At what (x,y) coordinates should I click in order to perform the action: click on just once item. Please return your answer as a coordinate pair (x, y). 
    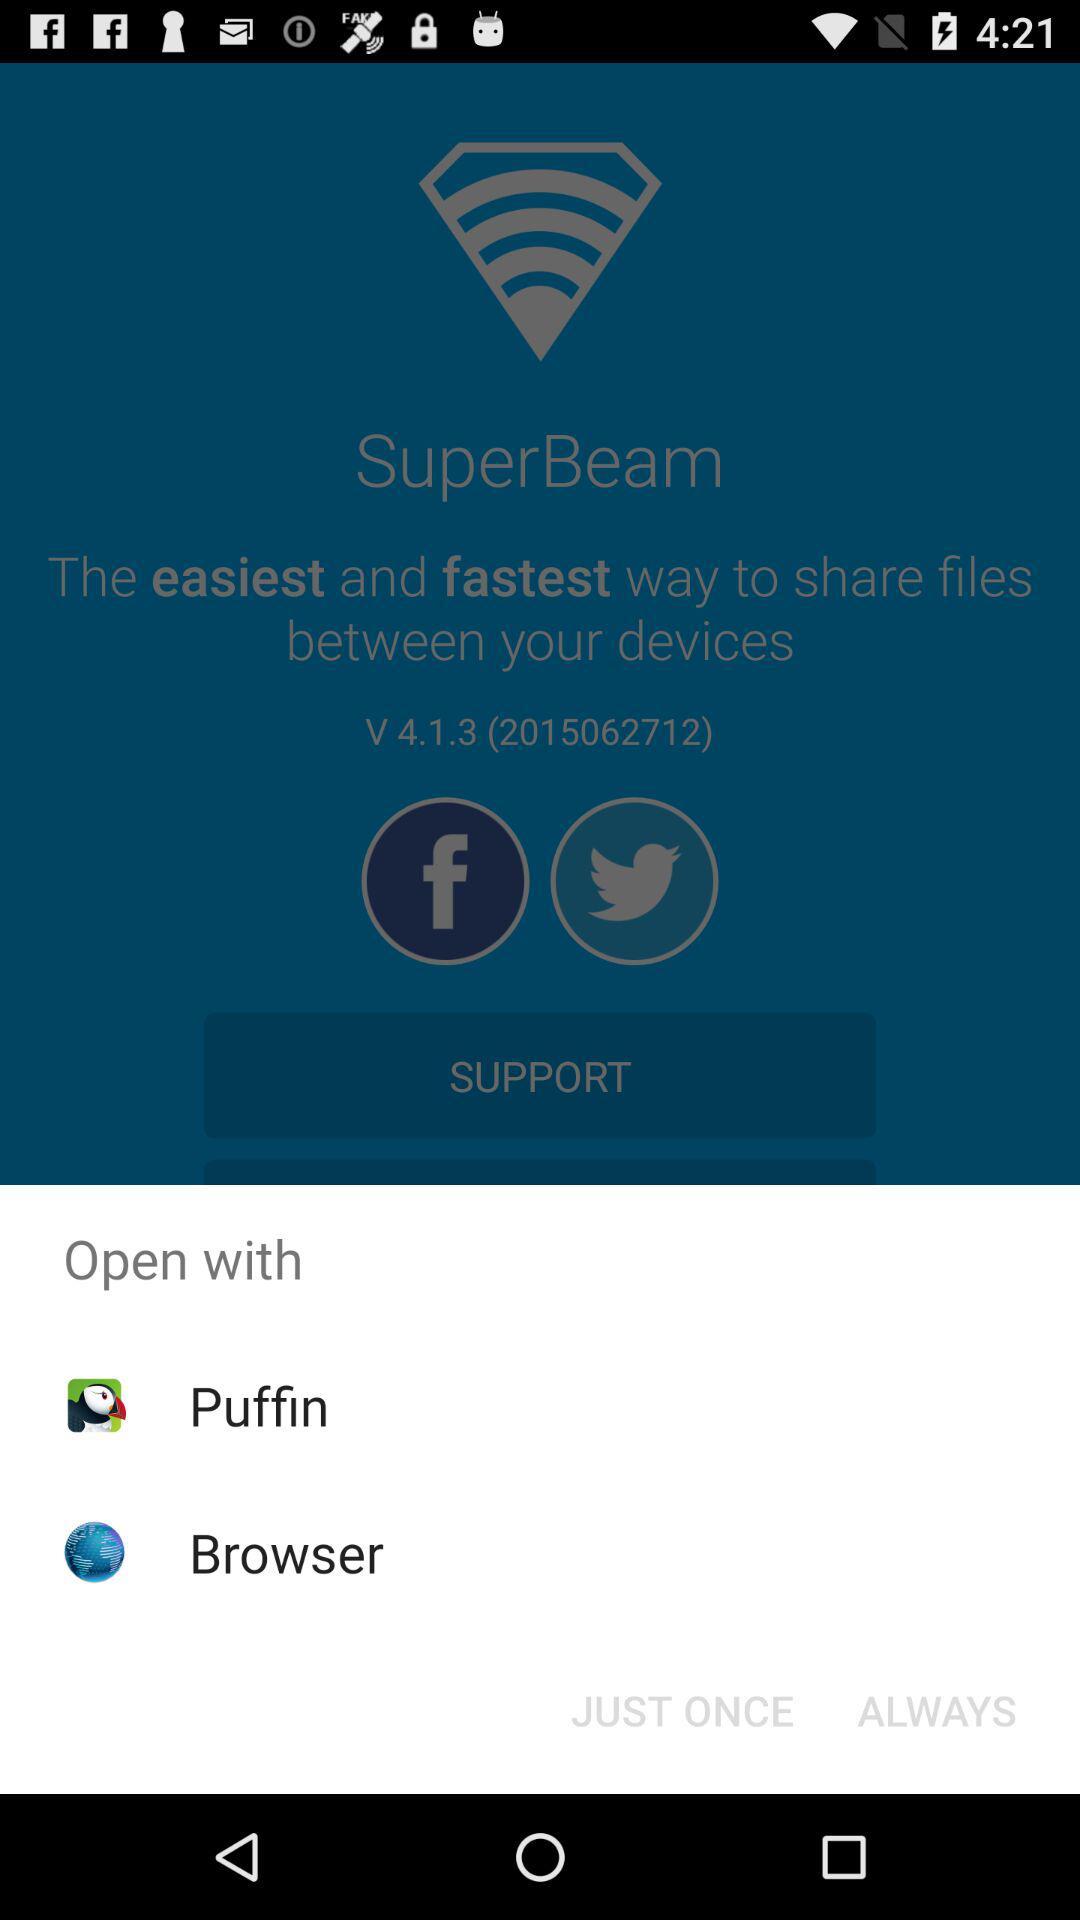
    Looking at the image, I should click on (681, 1708).